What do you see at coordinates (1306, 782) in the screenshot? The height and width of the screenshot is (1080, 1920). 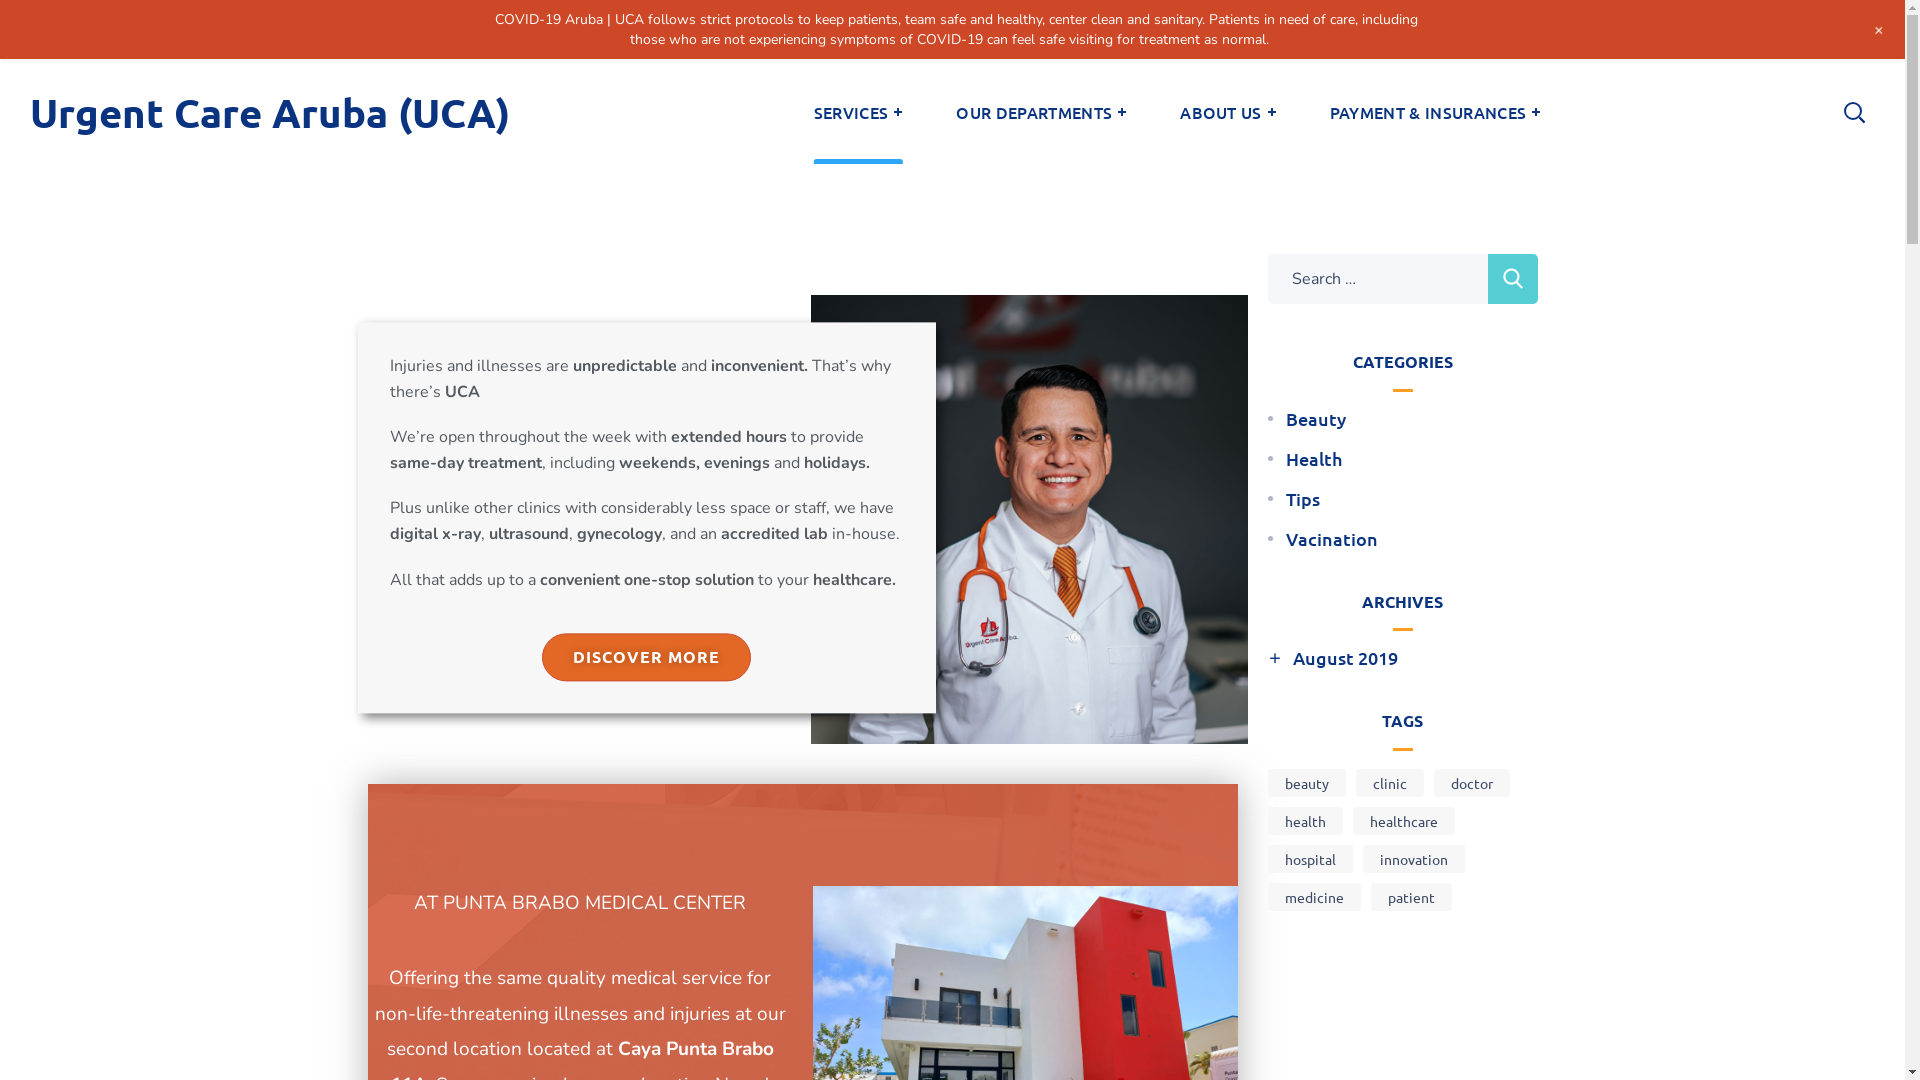 I see `'beauty'` at bounding box center [1306, 782].